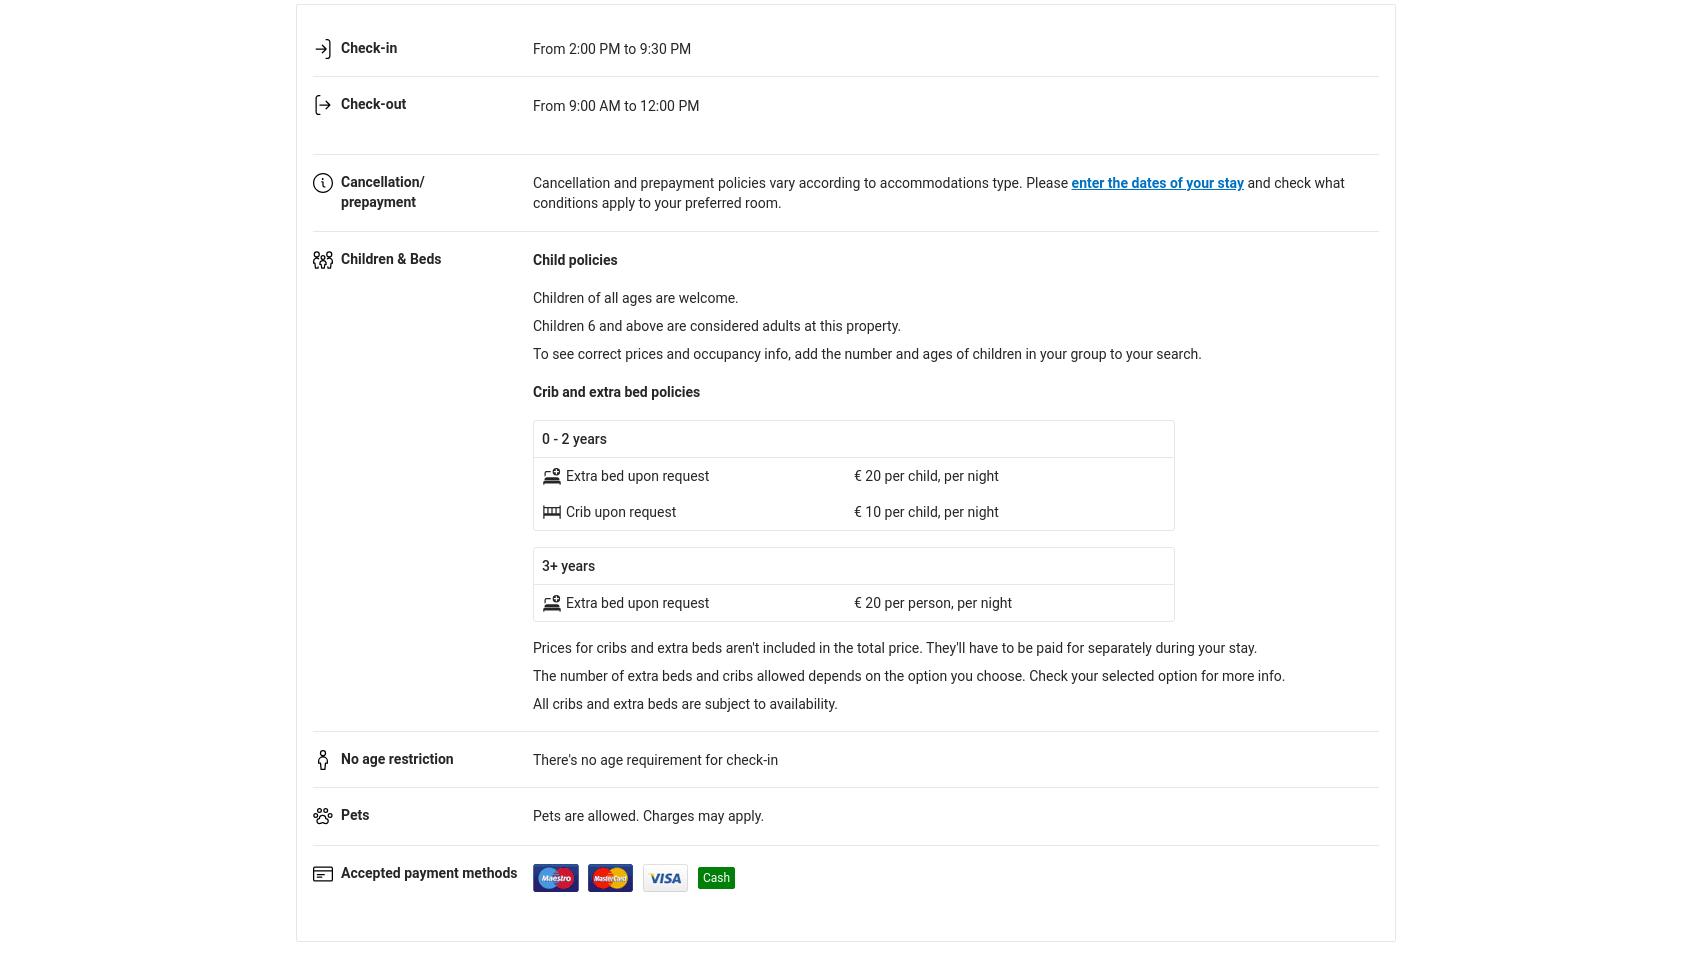 The height and width of the screenshot is (967, 1692). What do you see at coordinates (378, 200) in the screenshot?
I see `'prepayment'` at bounding box center [378, 200].